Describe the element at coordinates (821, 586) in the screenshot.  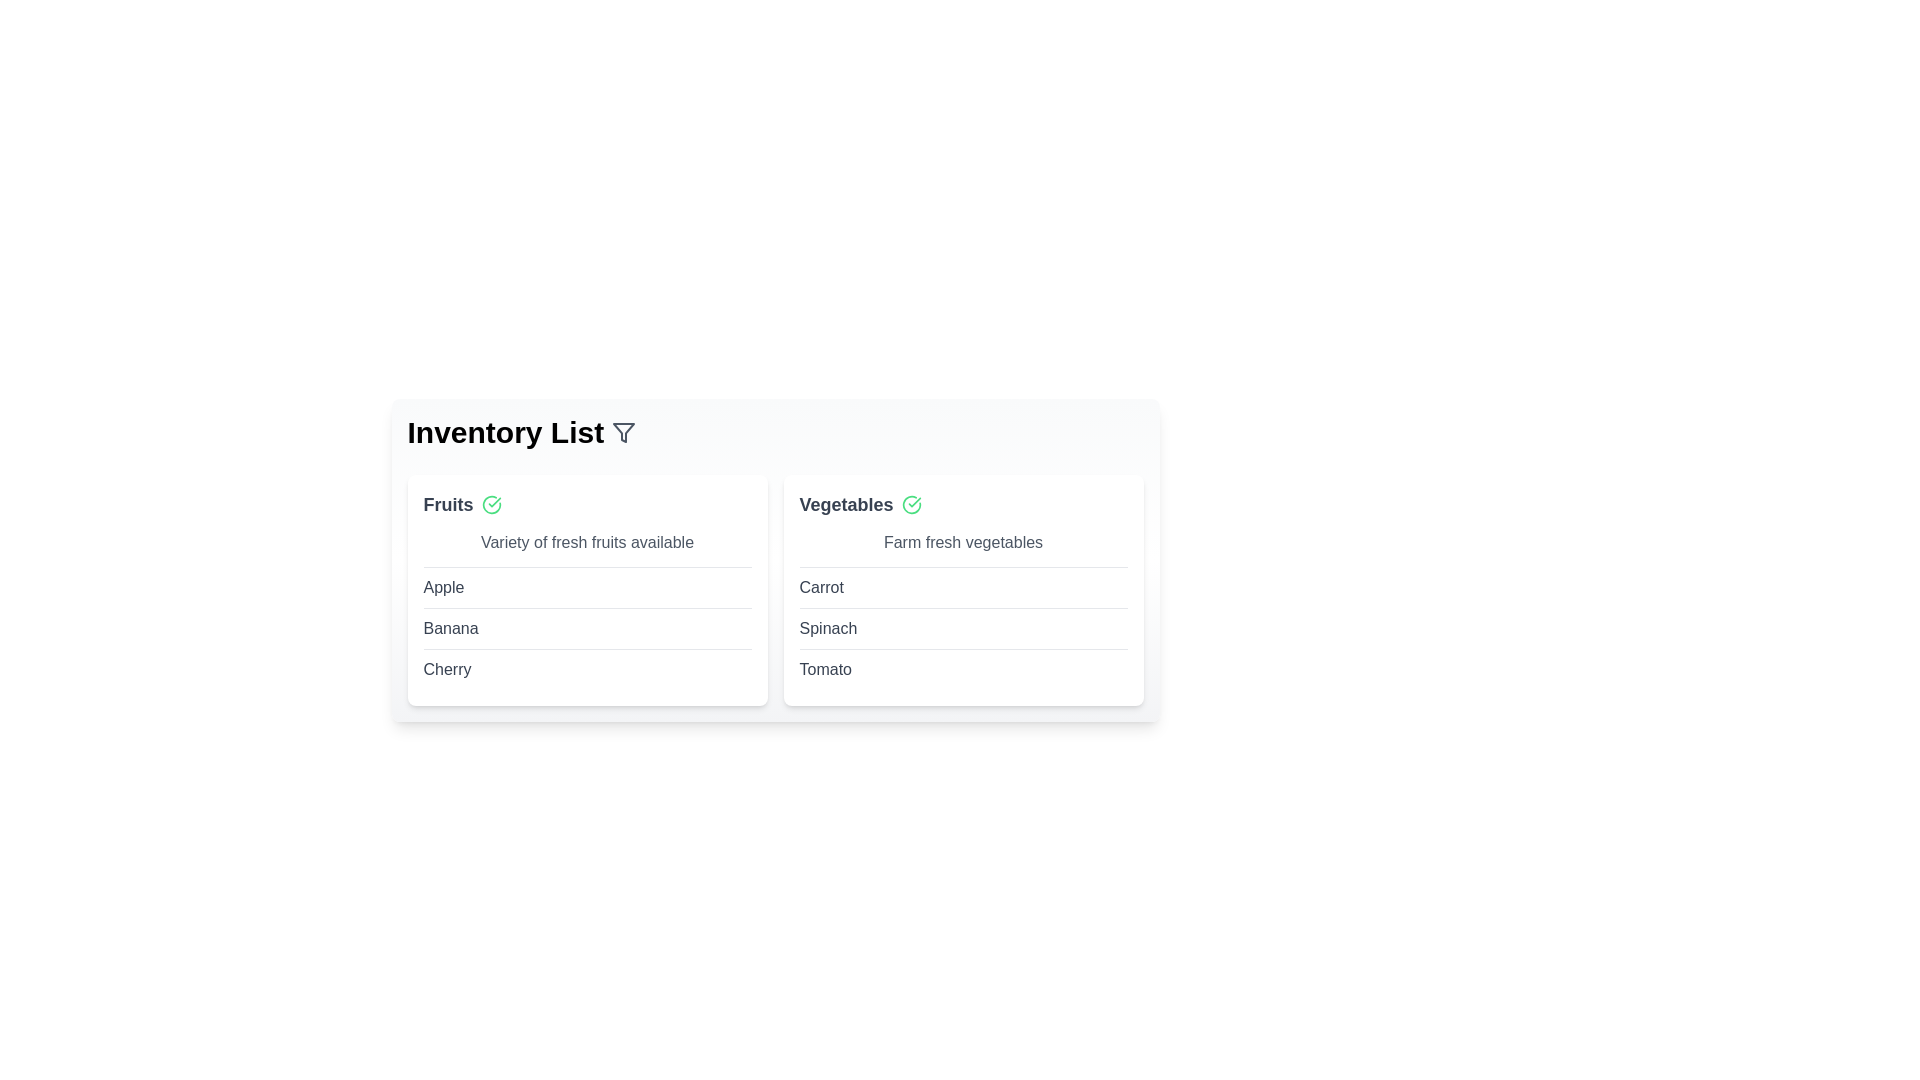
I see `the item Carrot to check for context menu options` at that location.